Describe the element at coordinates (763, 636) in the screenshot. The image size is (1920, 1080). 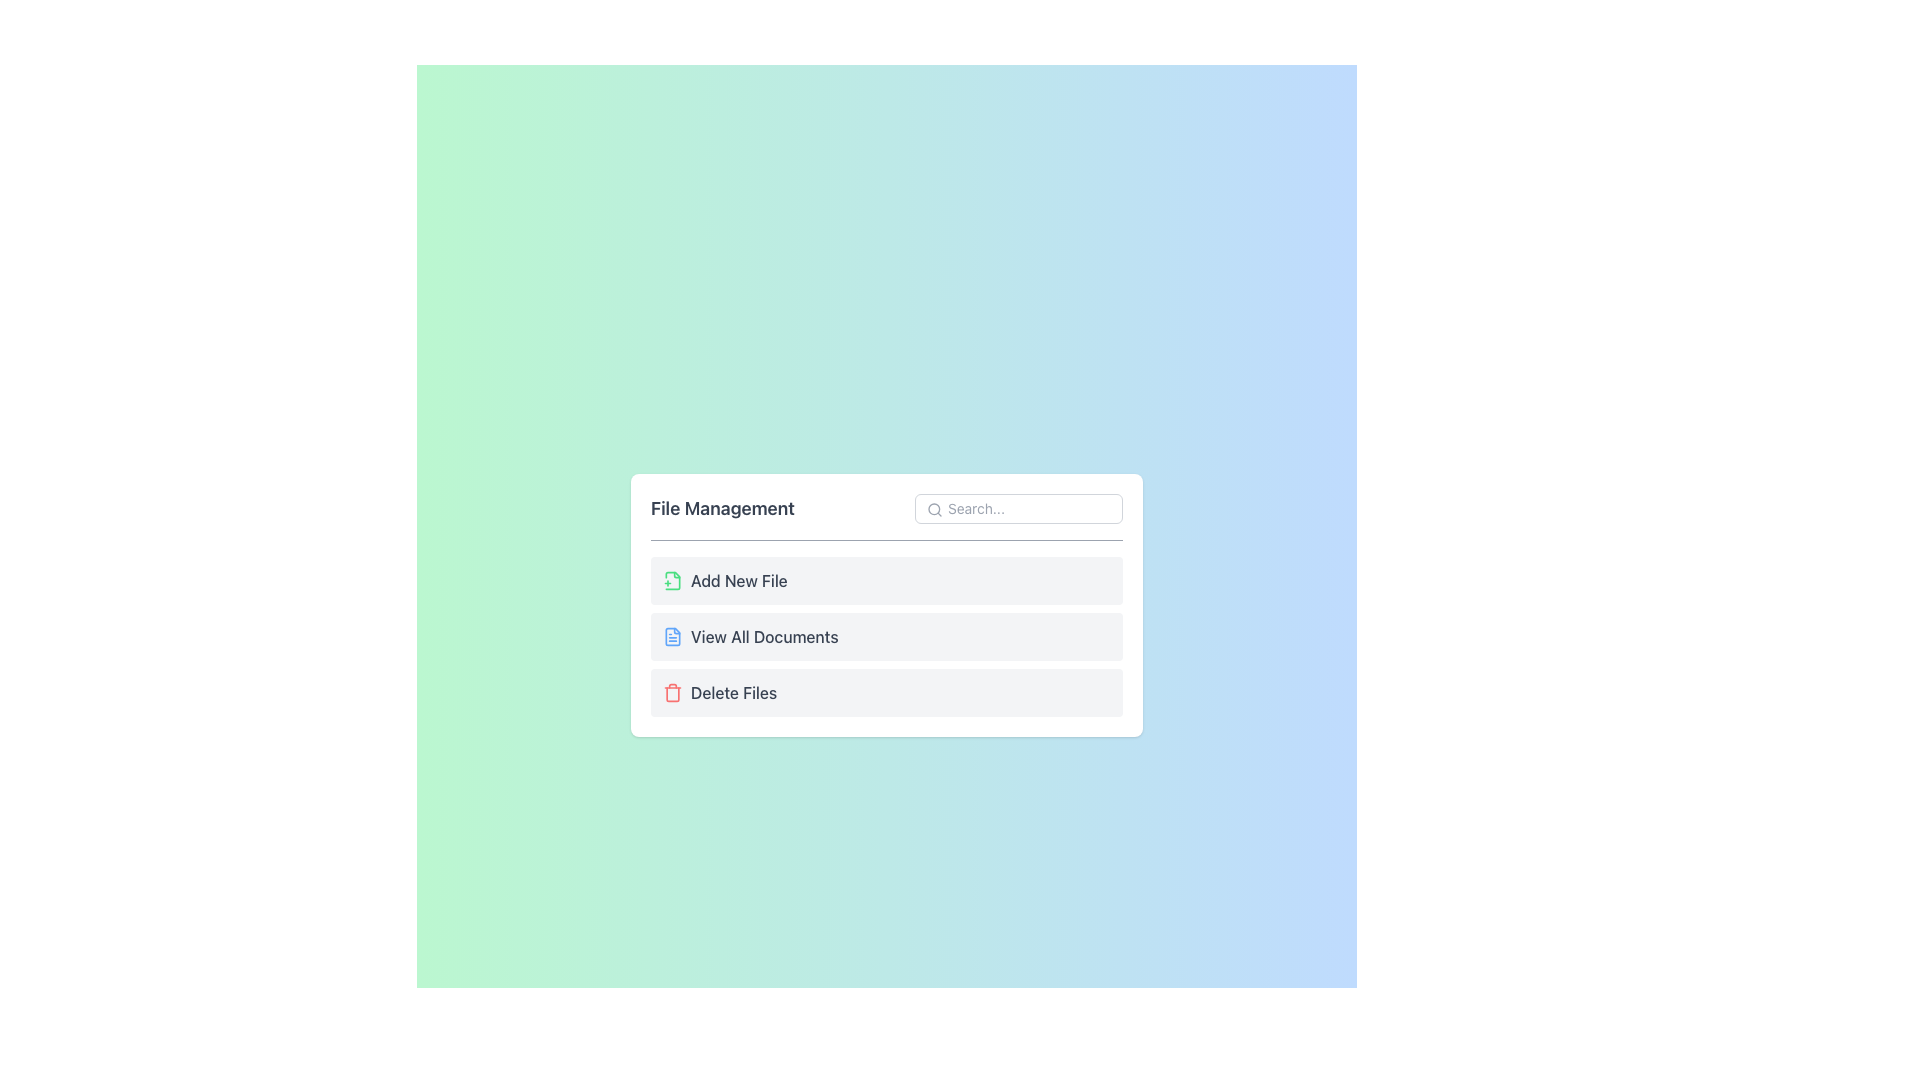
I see `the 'View All Documents' text label, which is styled in medium gray with a serif typeface and is positioned within the 'File Management' section, between 'Add New File' and 'Delete Files'` at that location.